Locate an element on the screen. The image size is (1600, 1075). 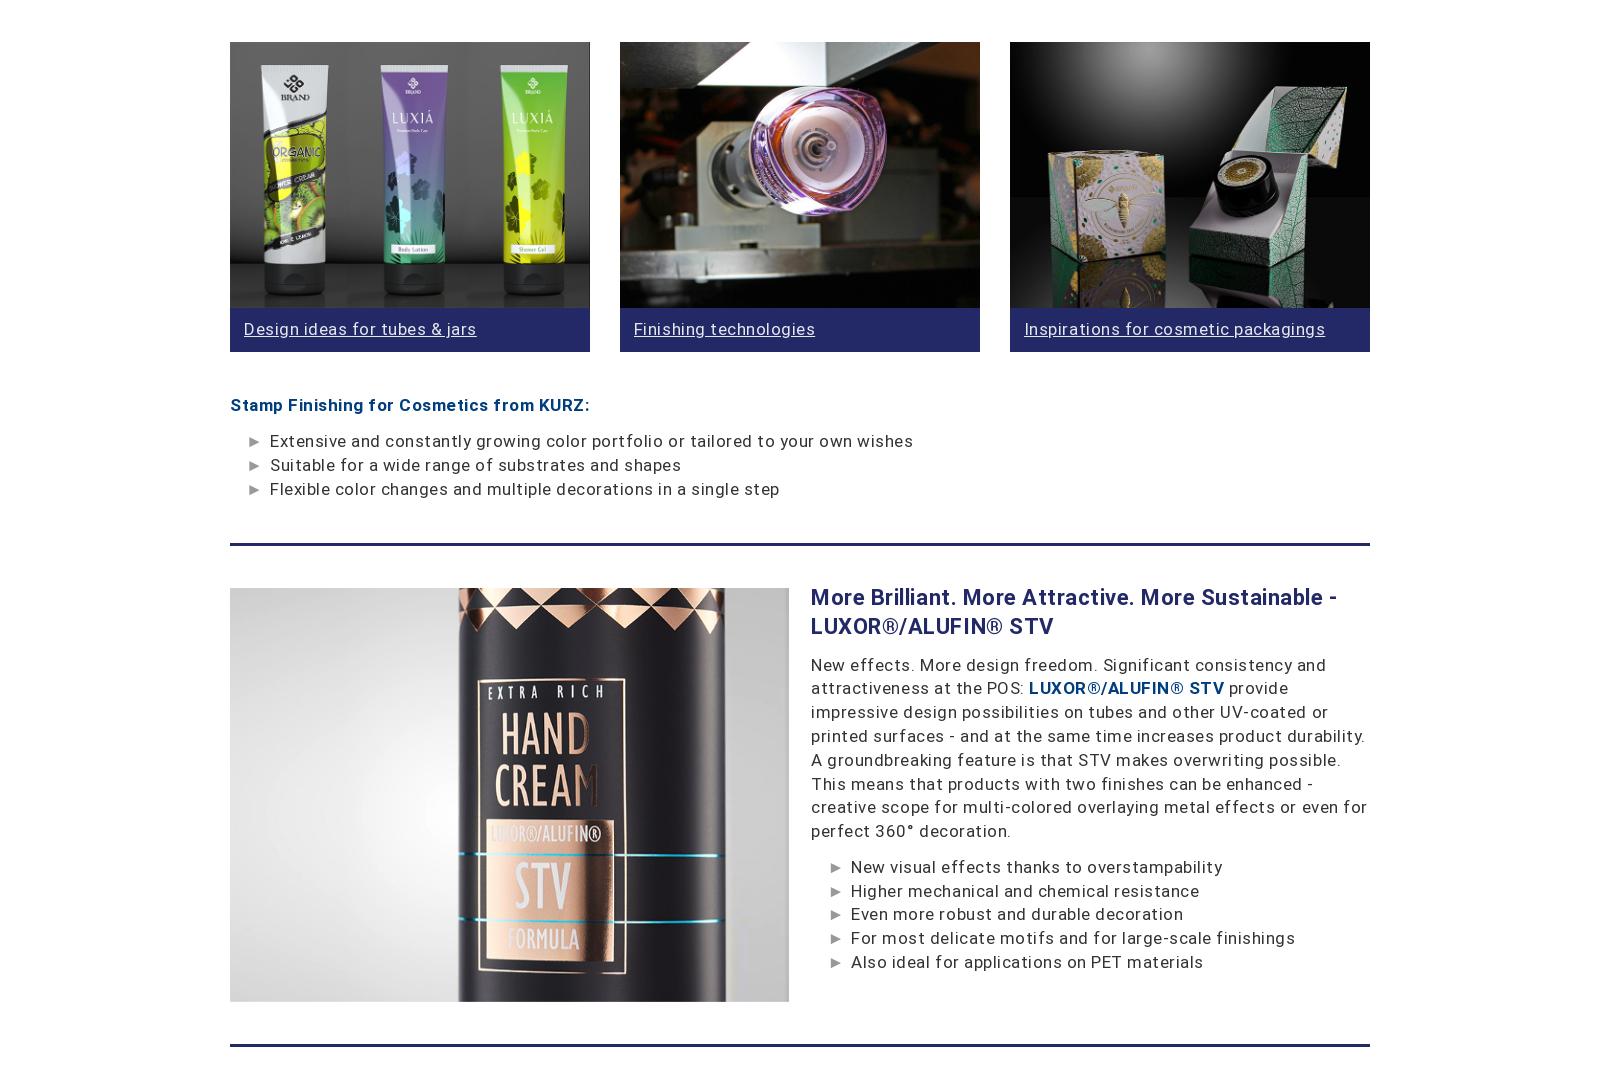
'More Brilliant. More Attractive. More Sustainable - LUXOR®/ALUFIN® STV' is located at coordinates (1073, 610).